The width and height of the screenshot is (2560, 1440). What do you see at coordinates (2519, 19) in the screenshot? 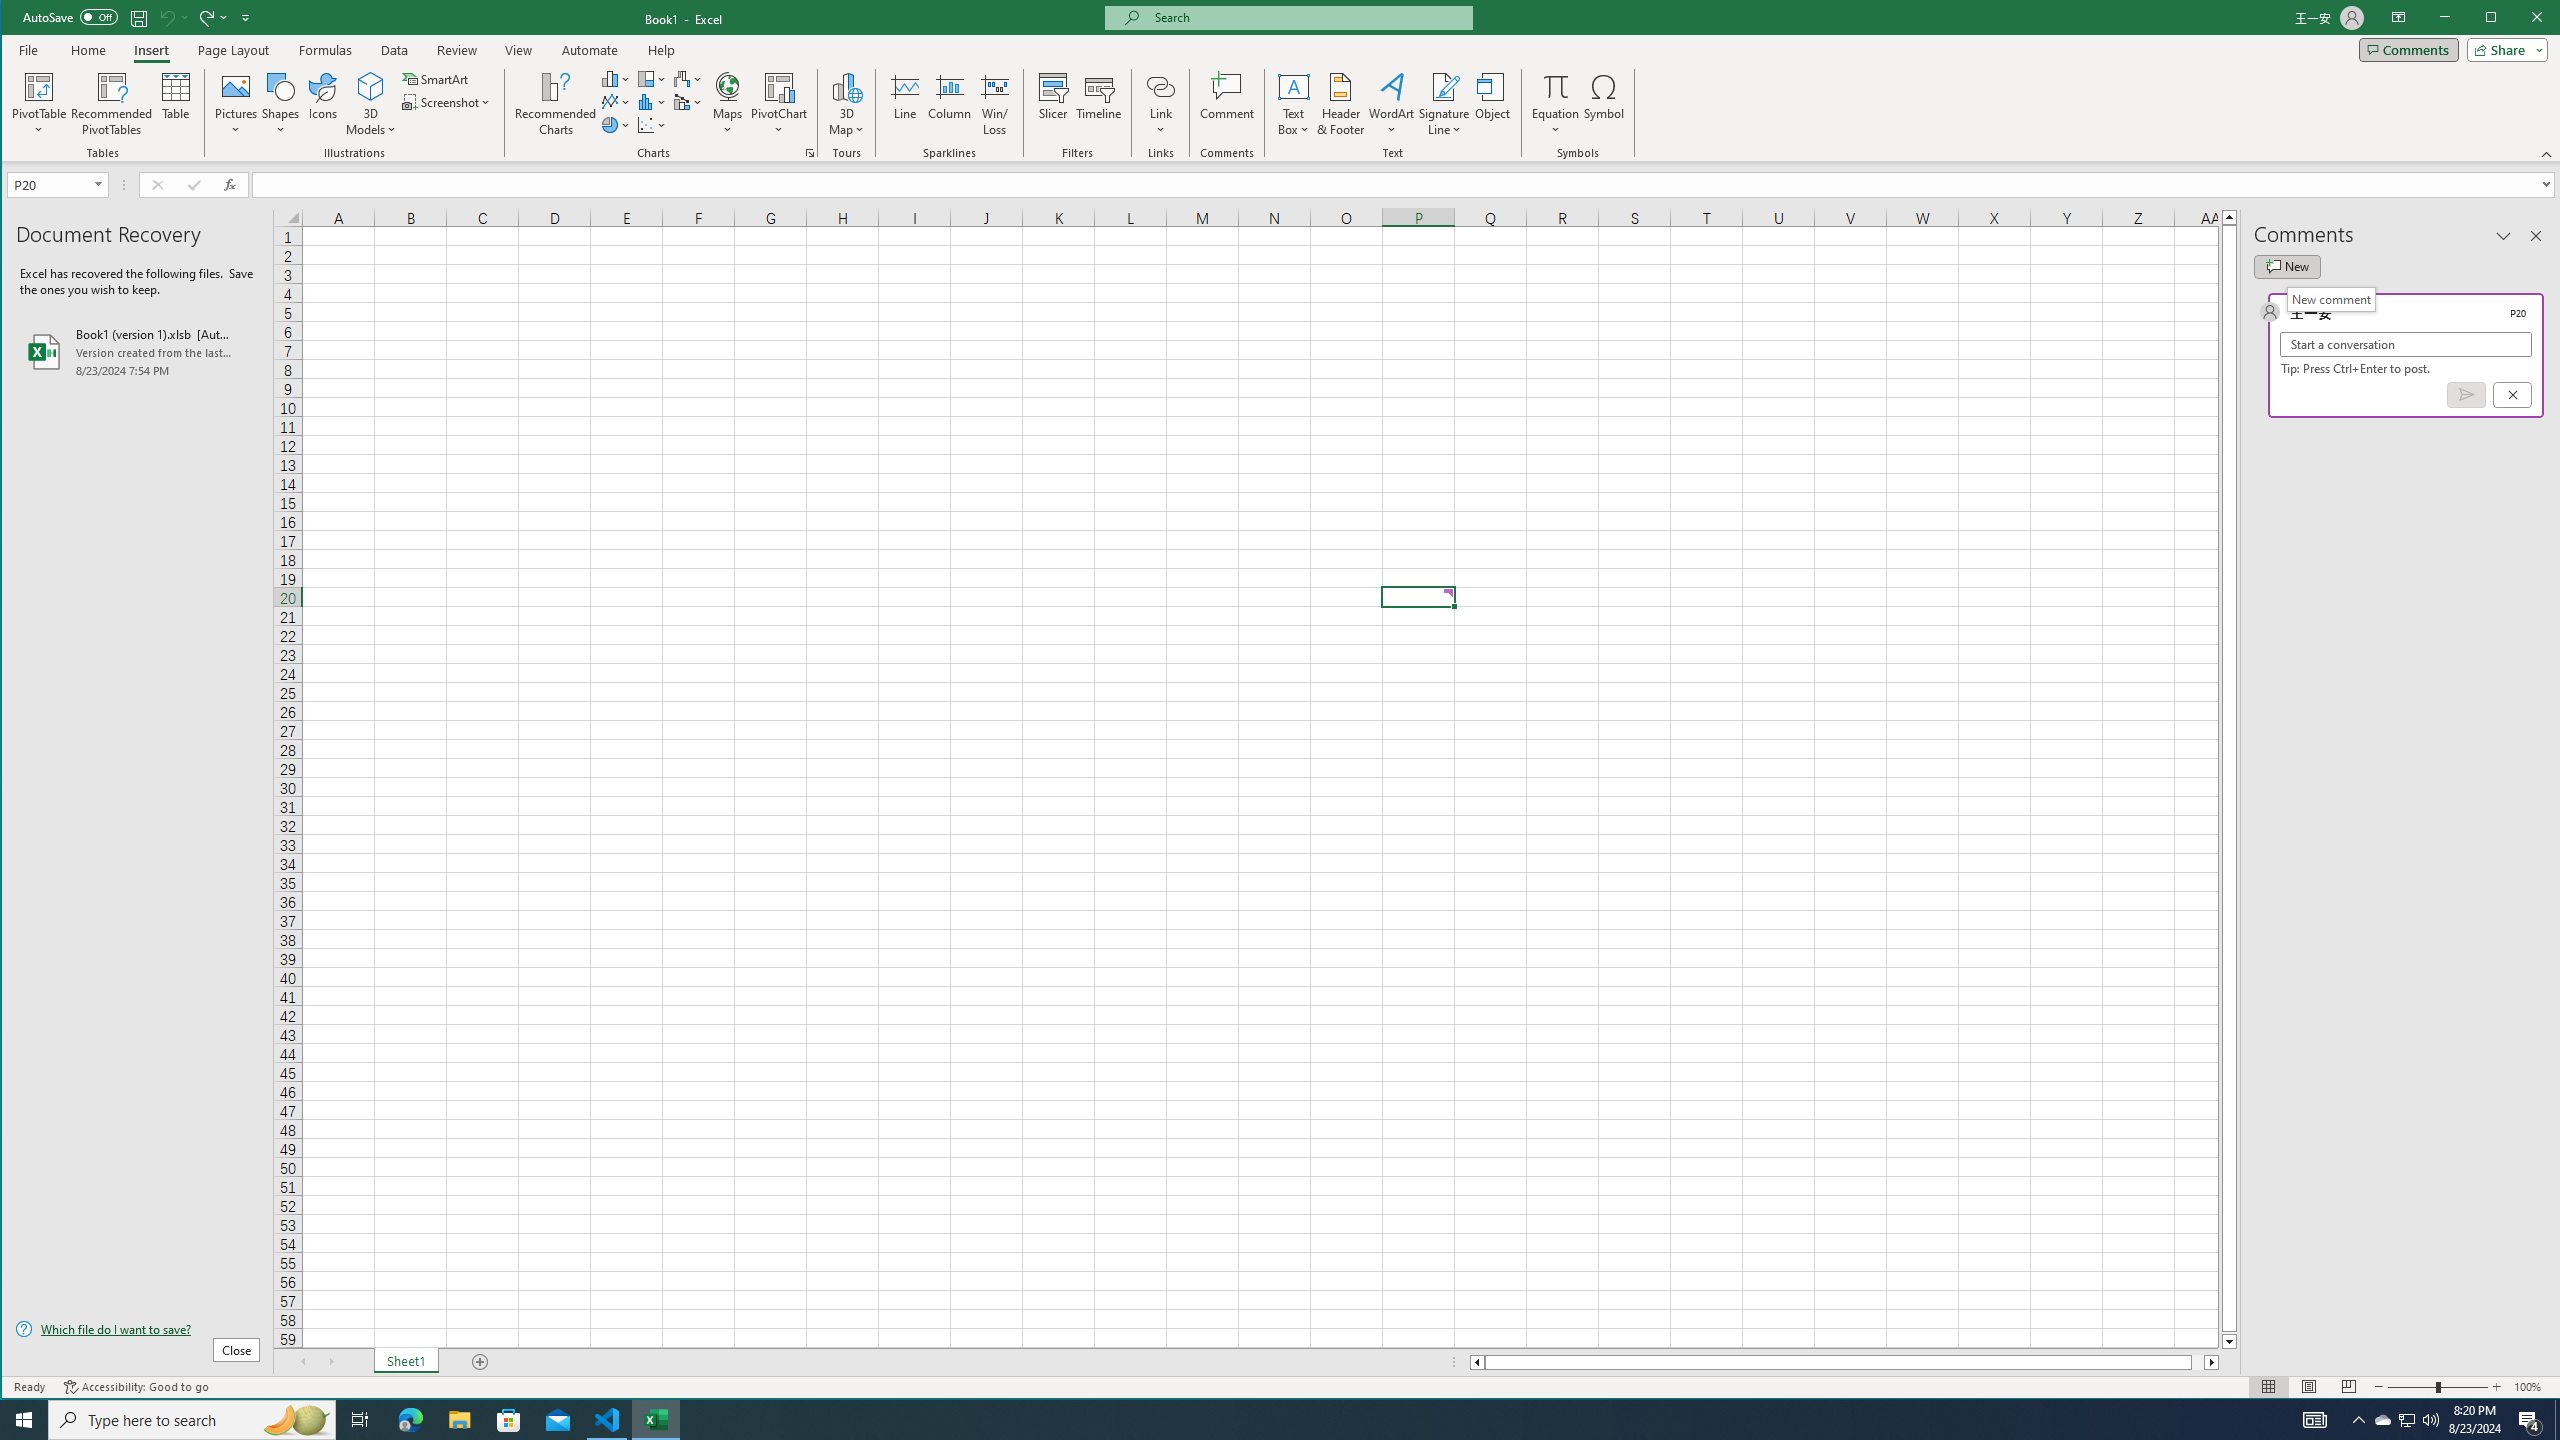
I see `'Maximize'` at bounding box center [2519, 19].